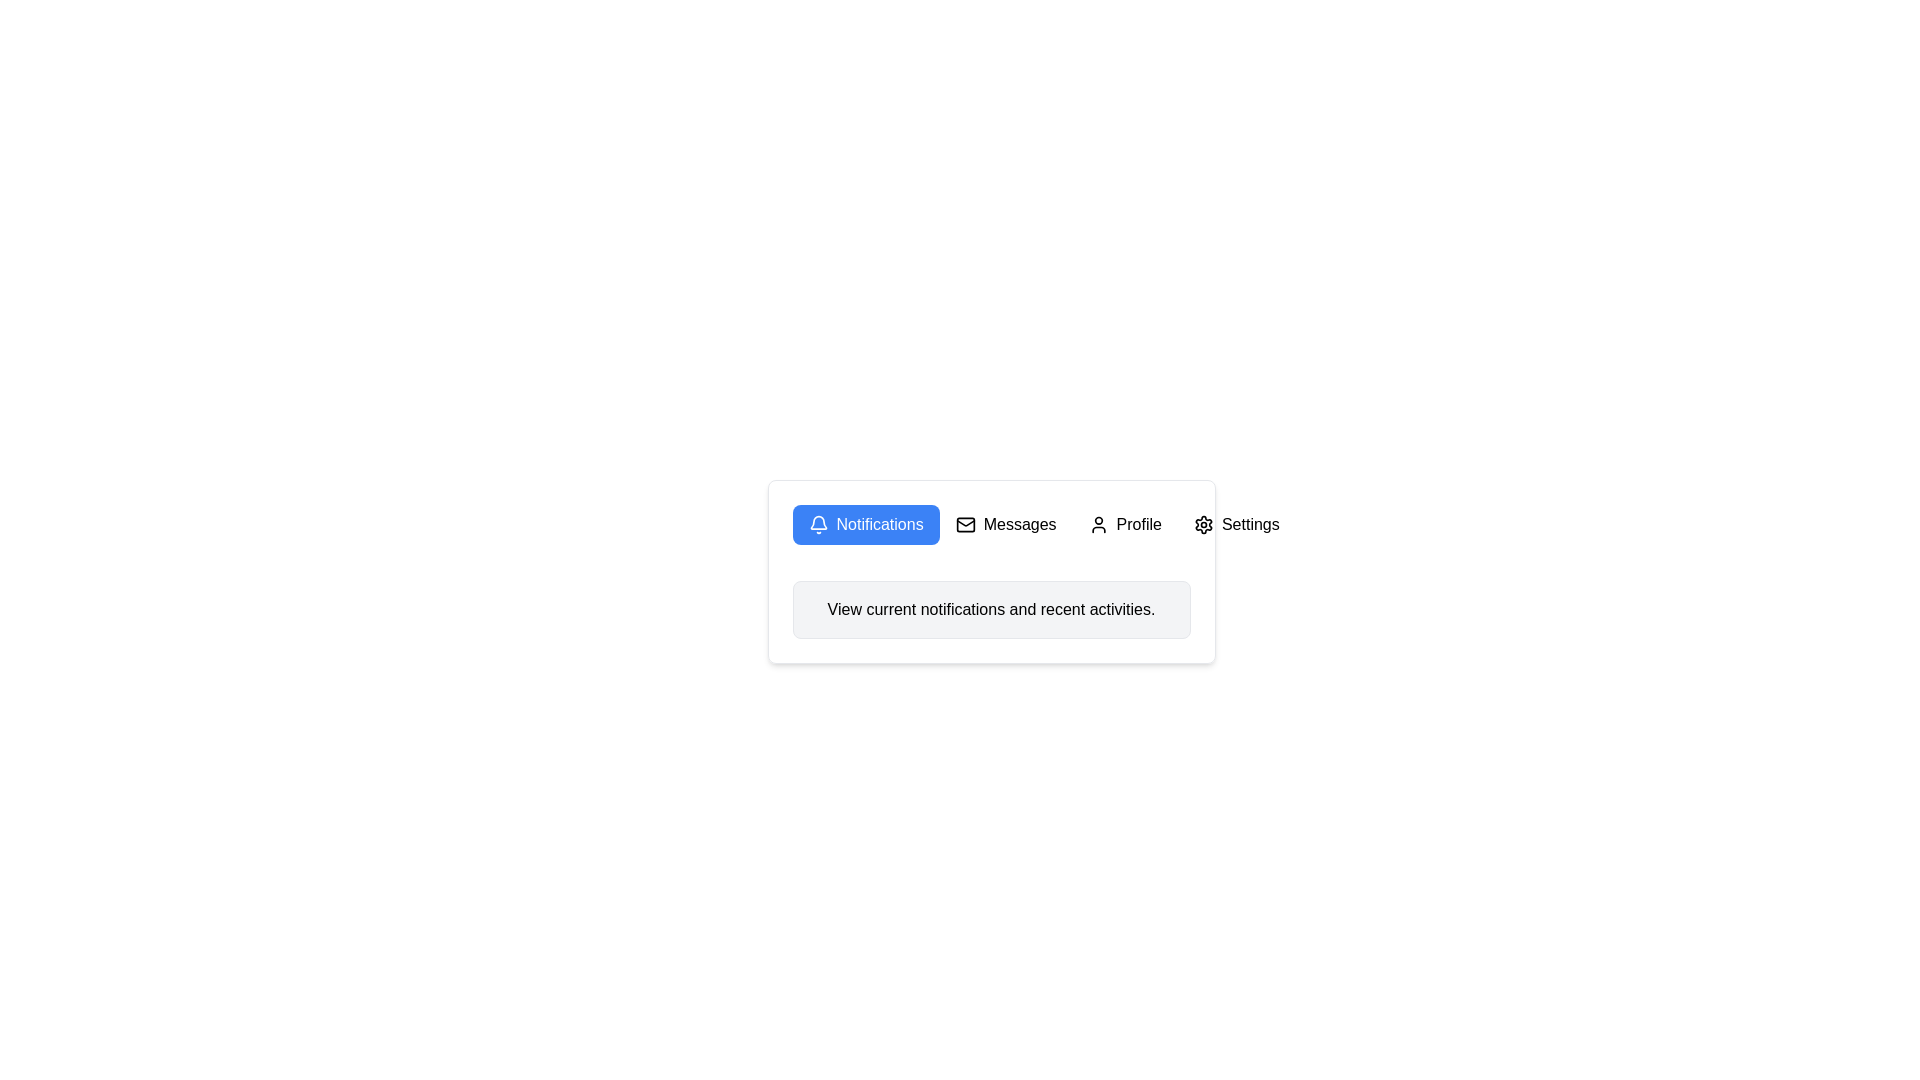 This screenshot has width=1920, height=1080. I want to click on the 'Settings' text label located at the far right of the menu items, following the gear icon, so click(1249, 523).